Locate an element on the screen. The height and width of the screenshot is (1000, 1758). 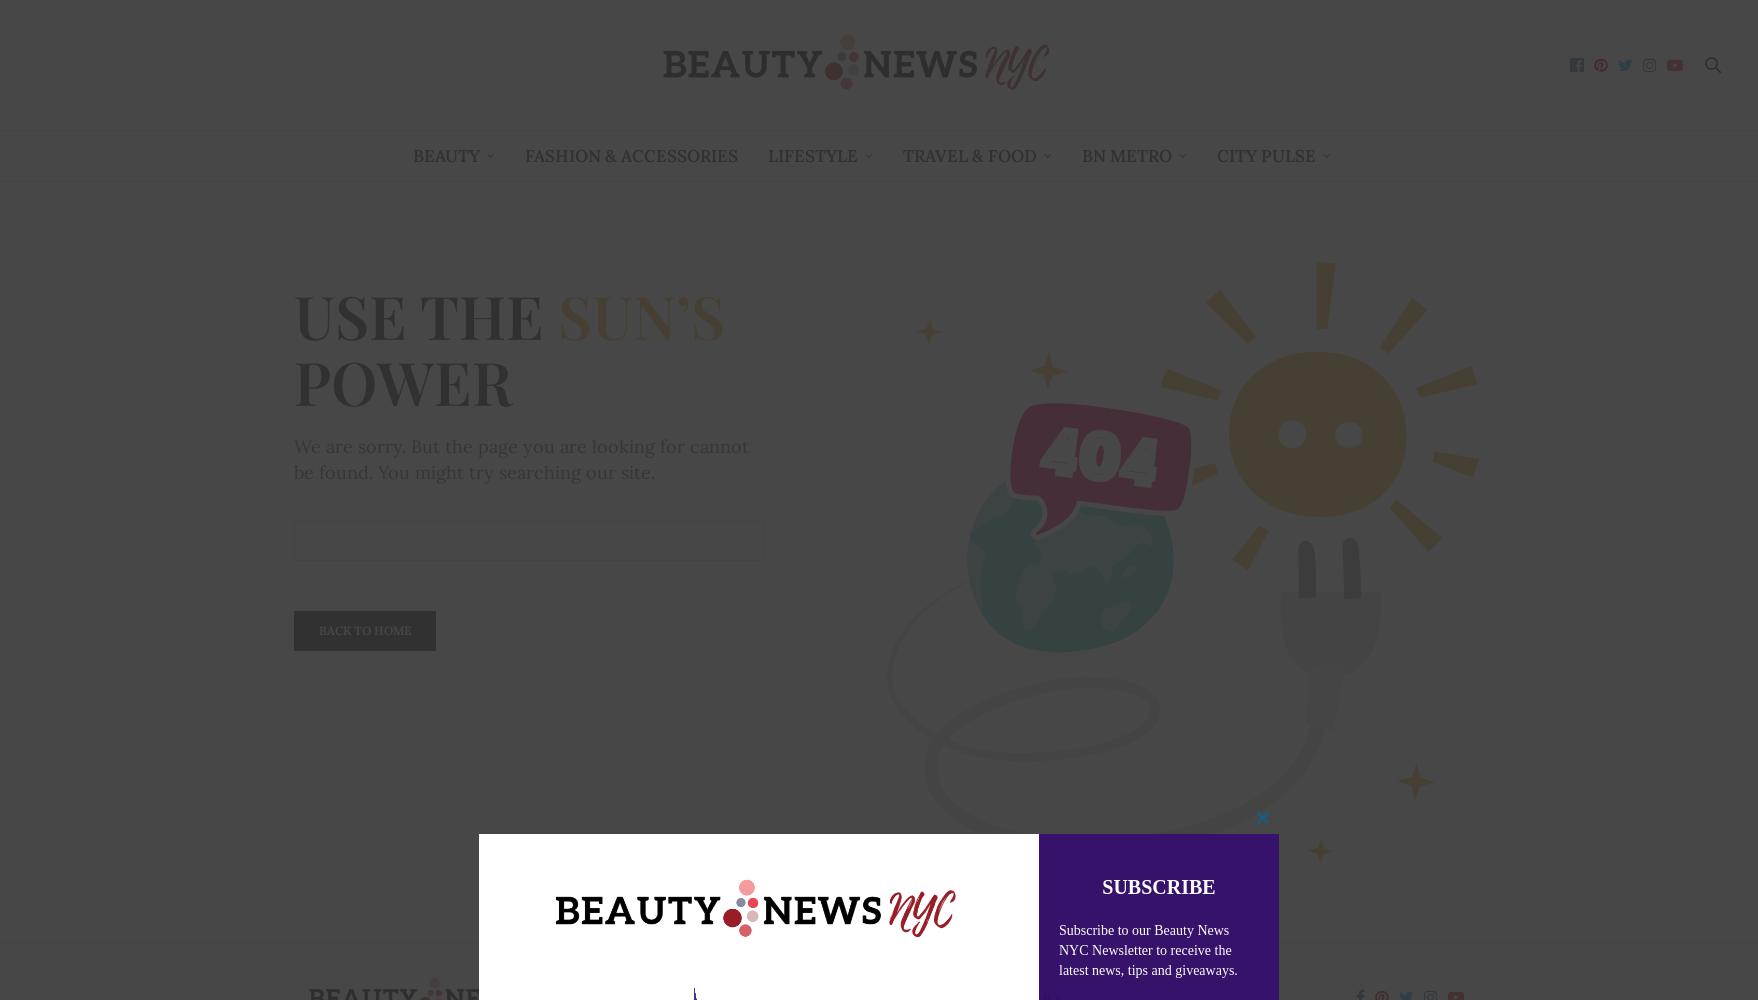
'SUN’S' is located at coordinates (556, 314).